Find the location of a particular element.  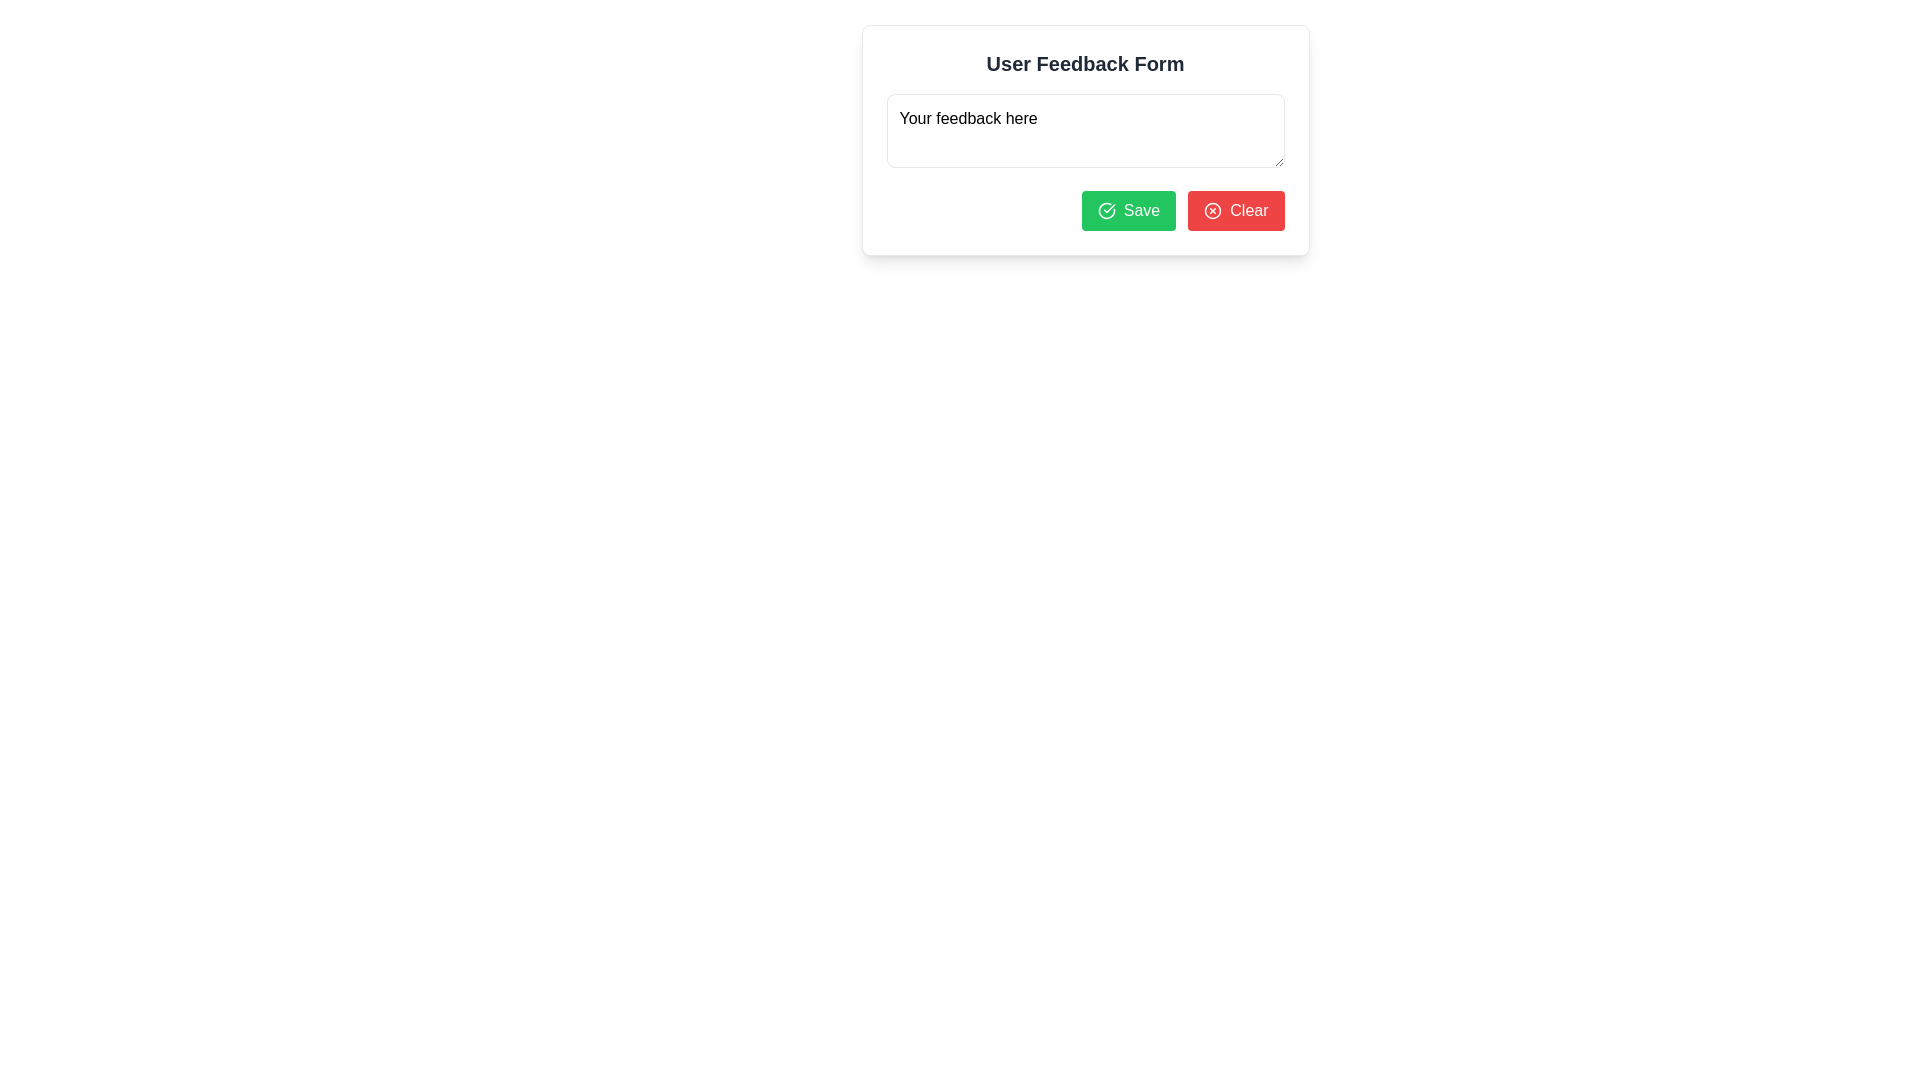

the group of two buttons located at the bottom right of the 'User Feedback Form' is located at coordinates (1084, 211).